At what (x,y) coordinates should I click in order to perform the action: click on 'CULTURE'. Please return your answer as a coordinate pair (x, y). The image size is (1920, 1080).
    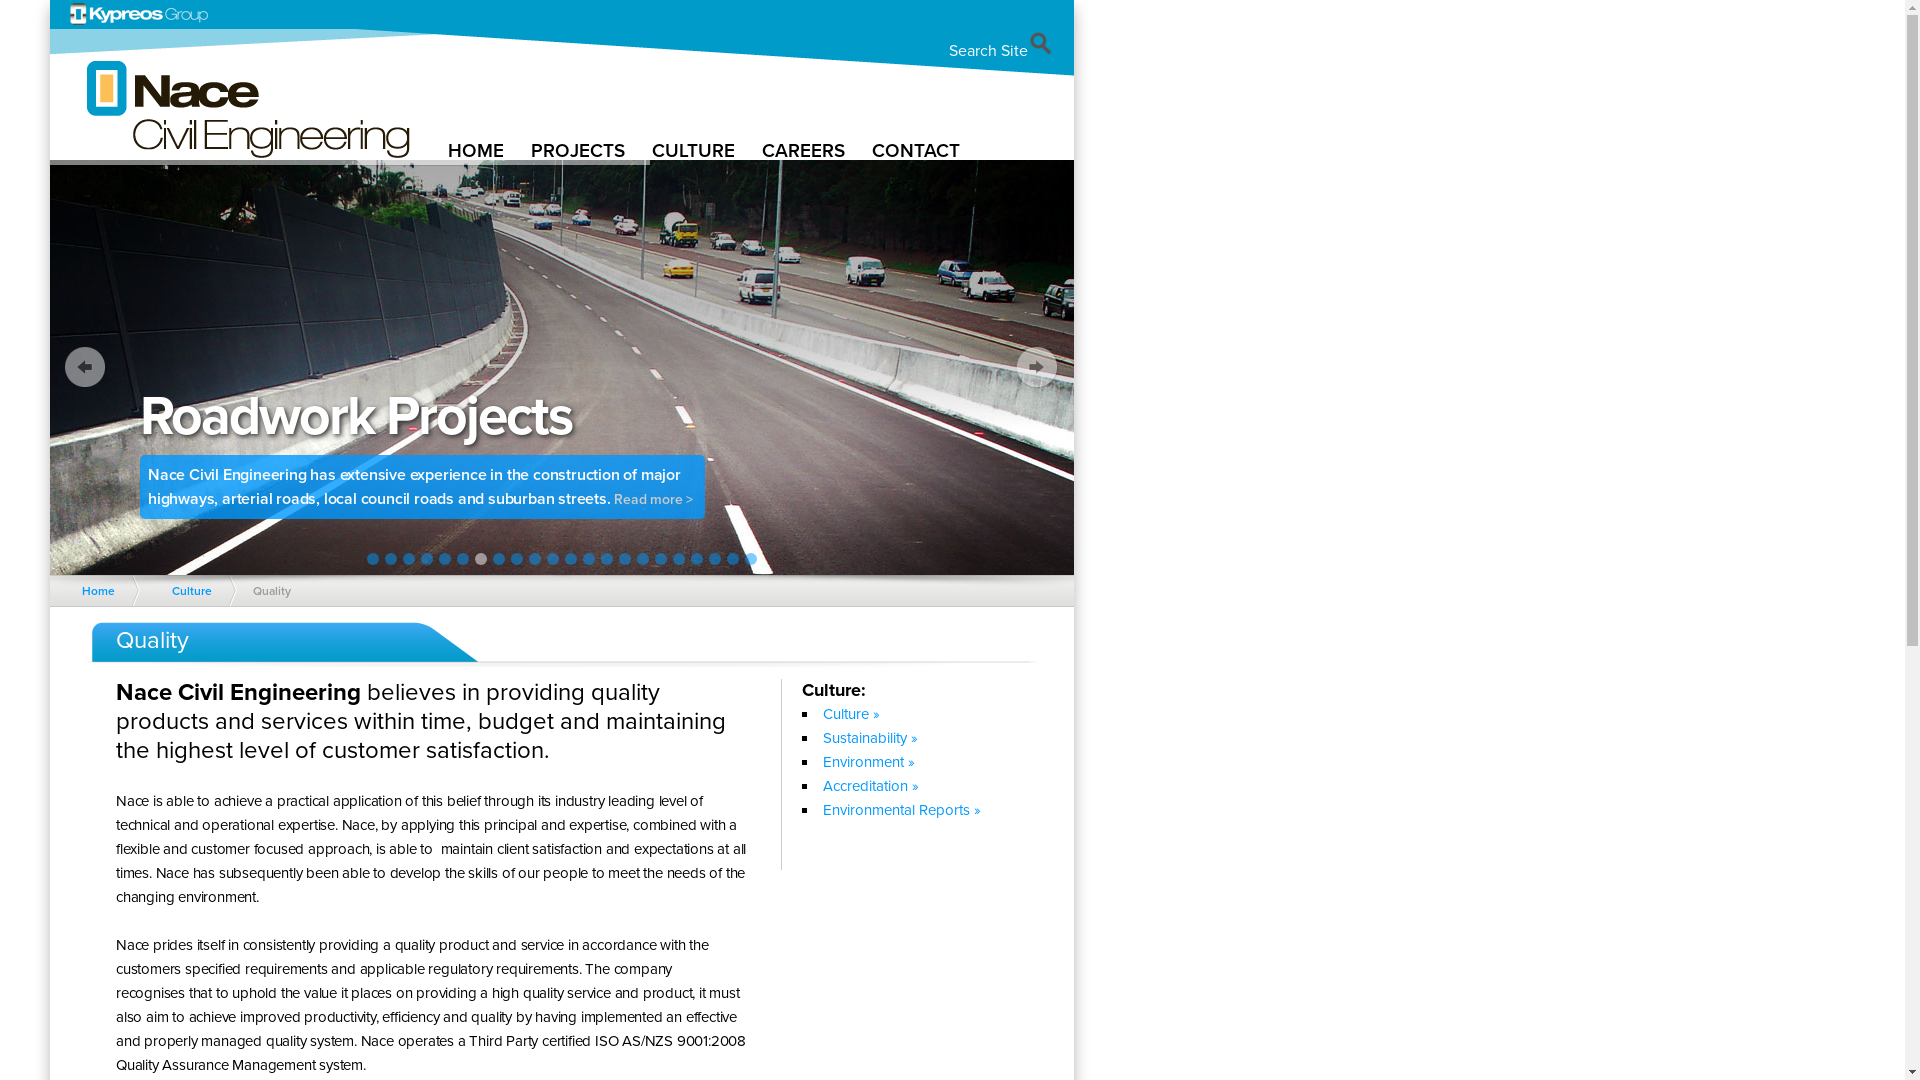
    Looking at the image, I should click on (695, 148).